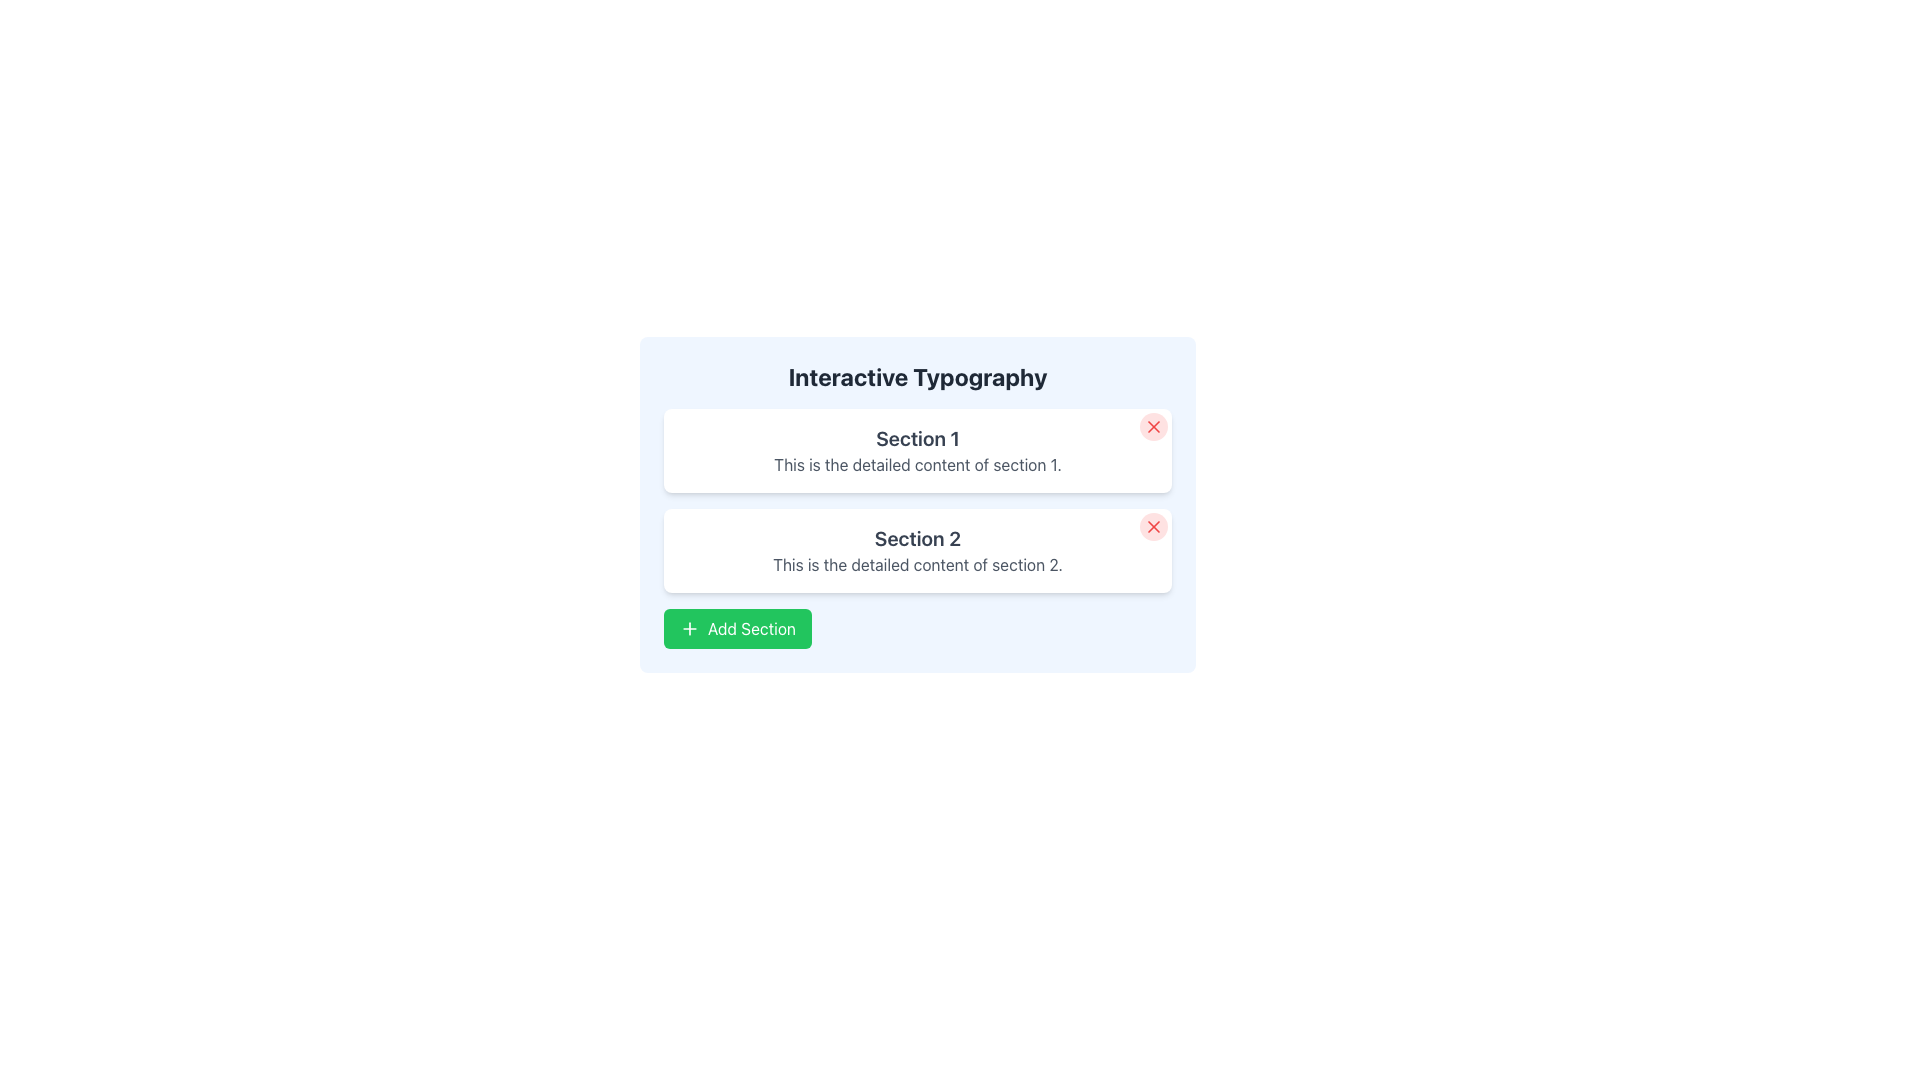 The image size is (1920, 1080). I want to click on the descriptive text block under the 'Section 1' header, which provides detailed information regarding this section, so click(916, 465).